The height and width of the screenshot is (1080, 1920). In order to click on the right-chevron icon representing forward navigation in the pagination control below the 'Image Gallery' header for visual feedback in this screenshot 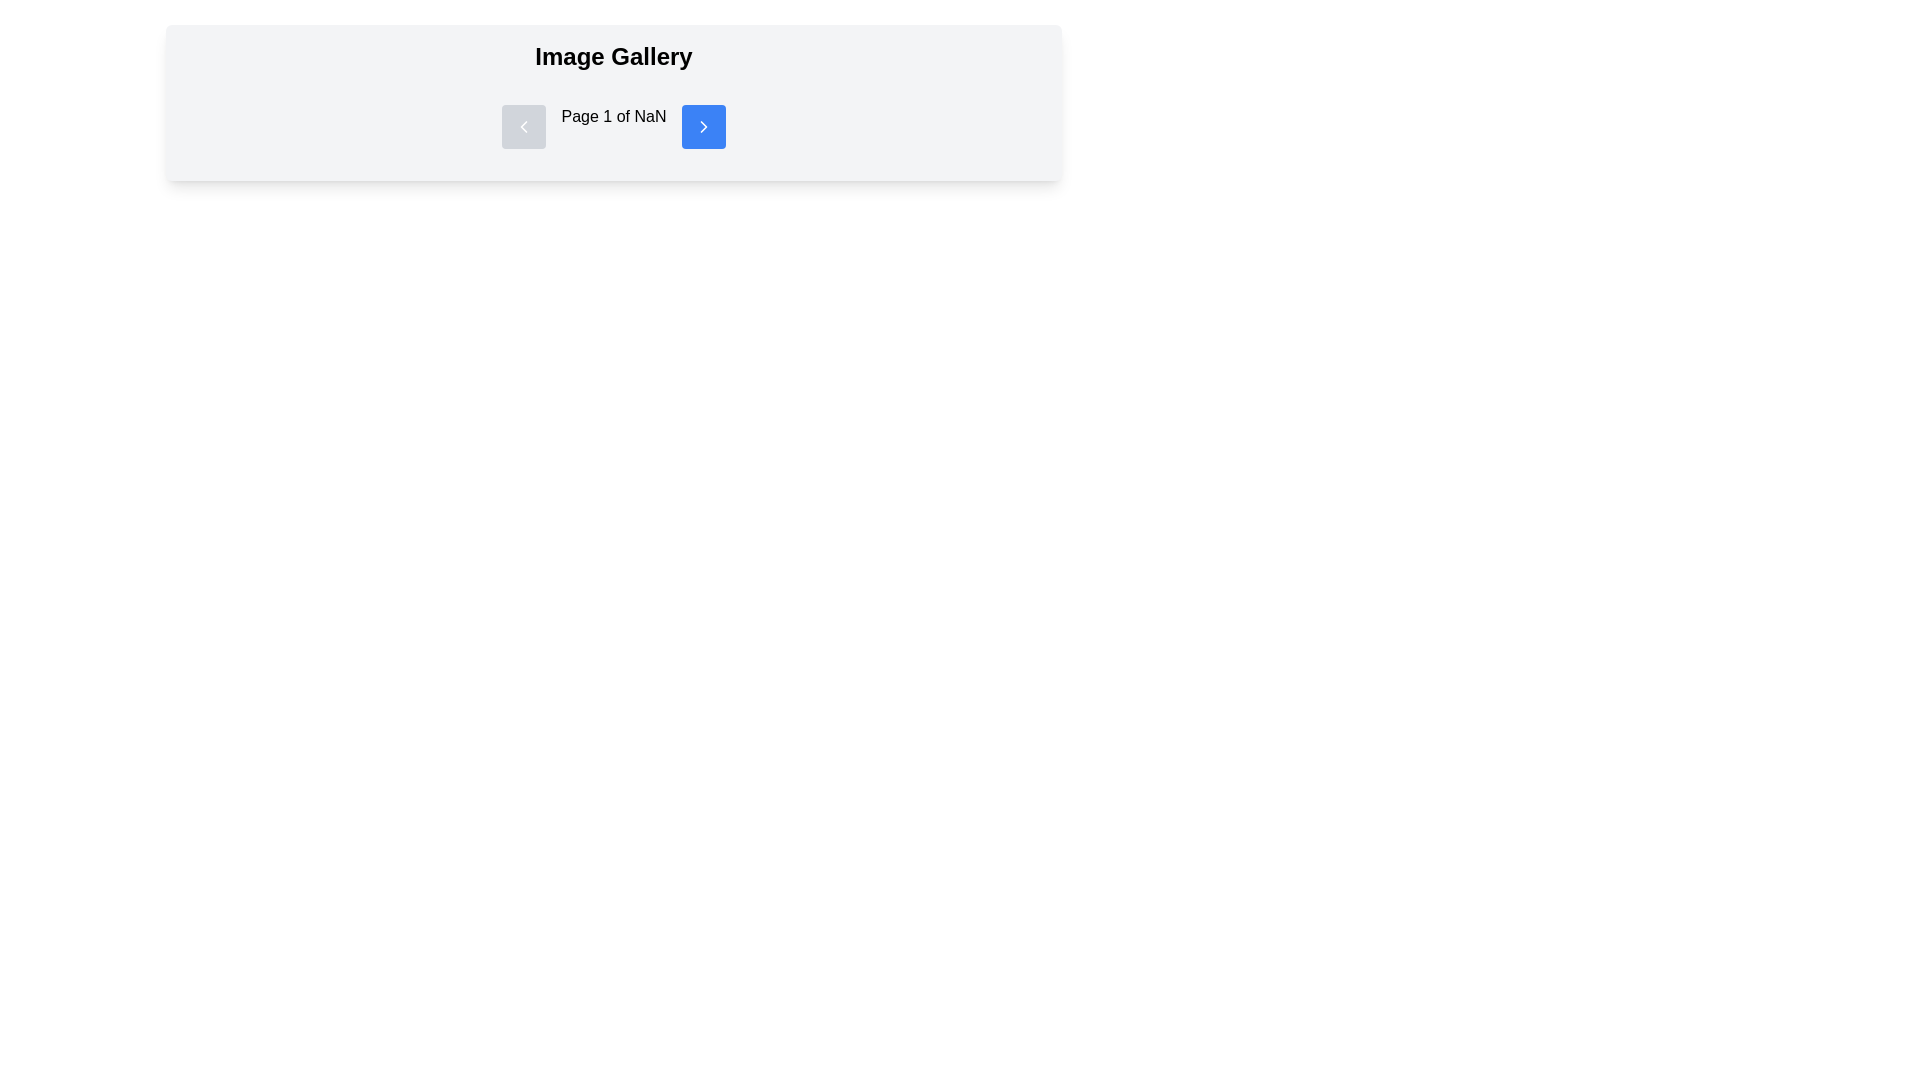, I will do `click(704, 127)`.